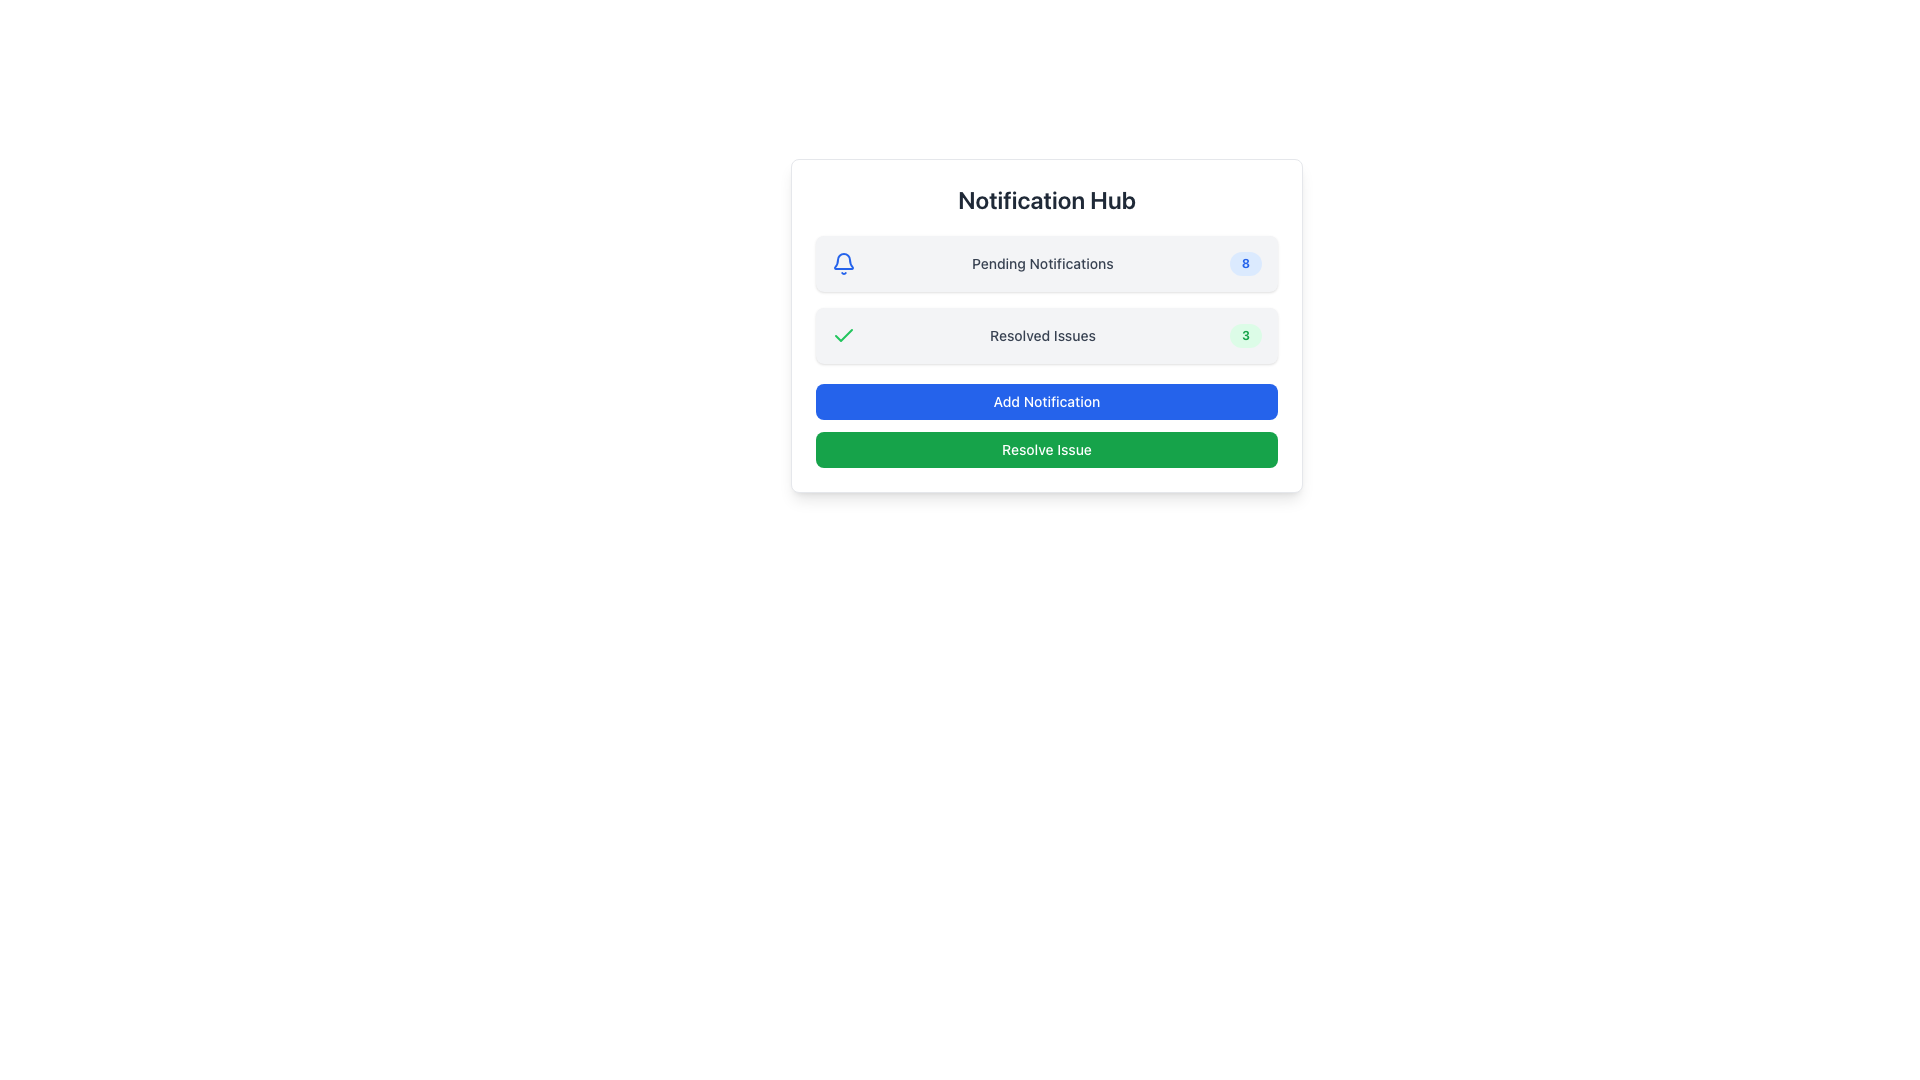  I want to click on the button located below the 'Add Notification' button to potentially see a color change, so click(1045, 450).